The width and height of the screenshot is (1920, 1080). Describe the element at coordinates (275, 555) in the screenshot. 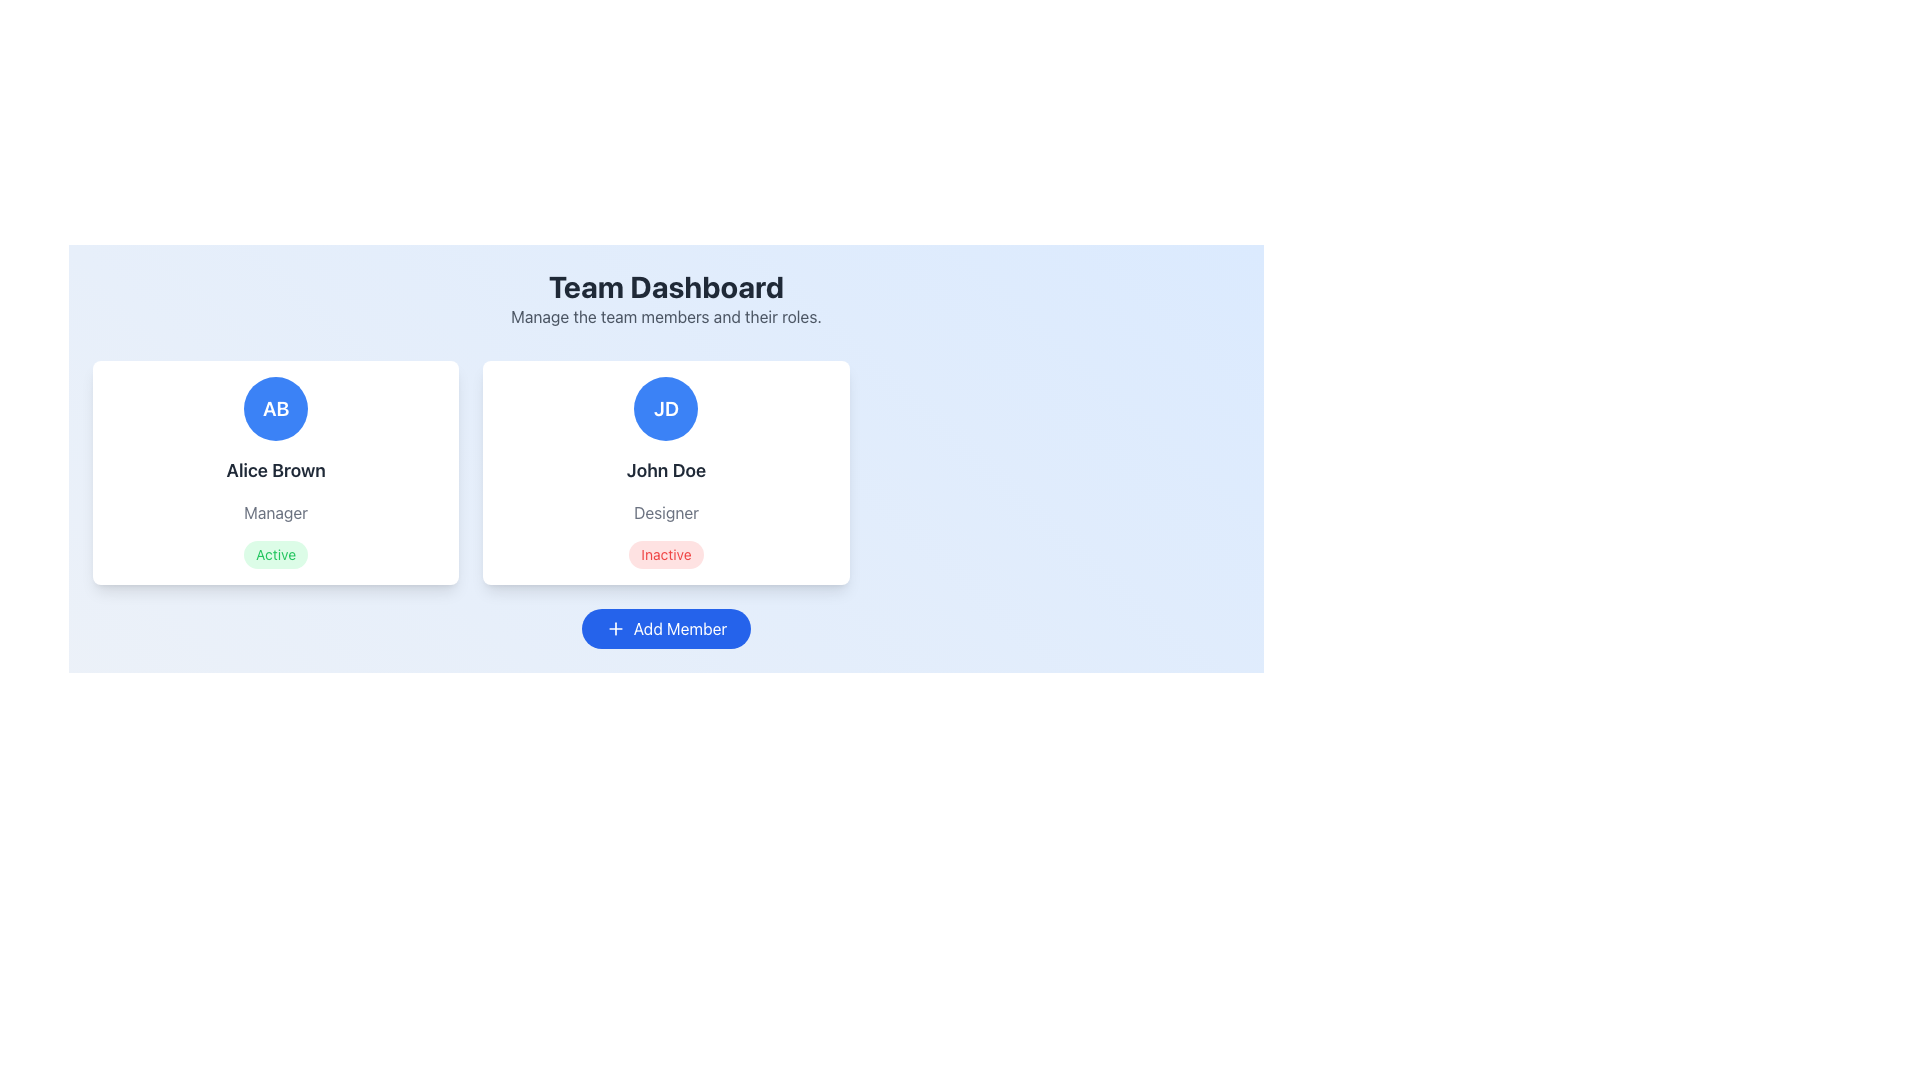

I see `the Status indicator label that shows the team member's active status, positioned below the 'Manager' text in the profile card` at that location.